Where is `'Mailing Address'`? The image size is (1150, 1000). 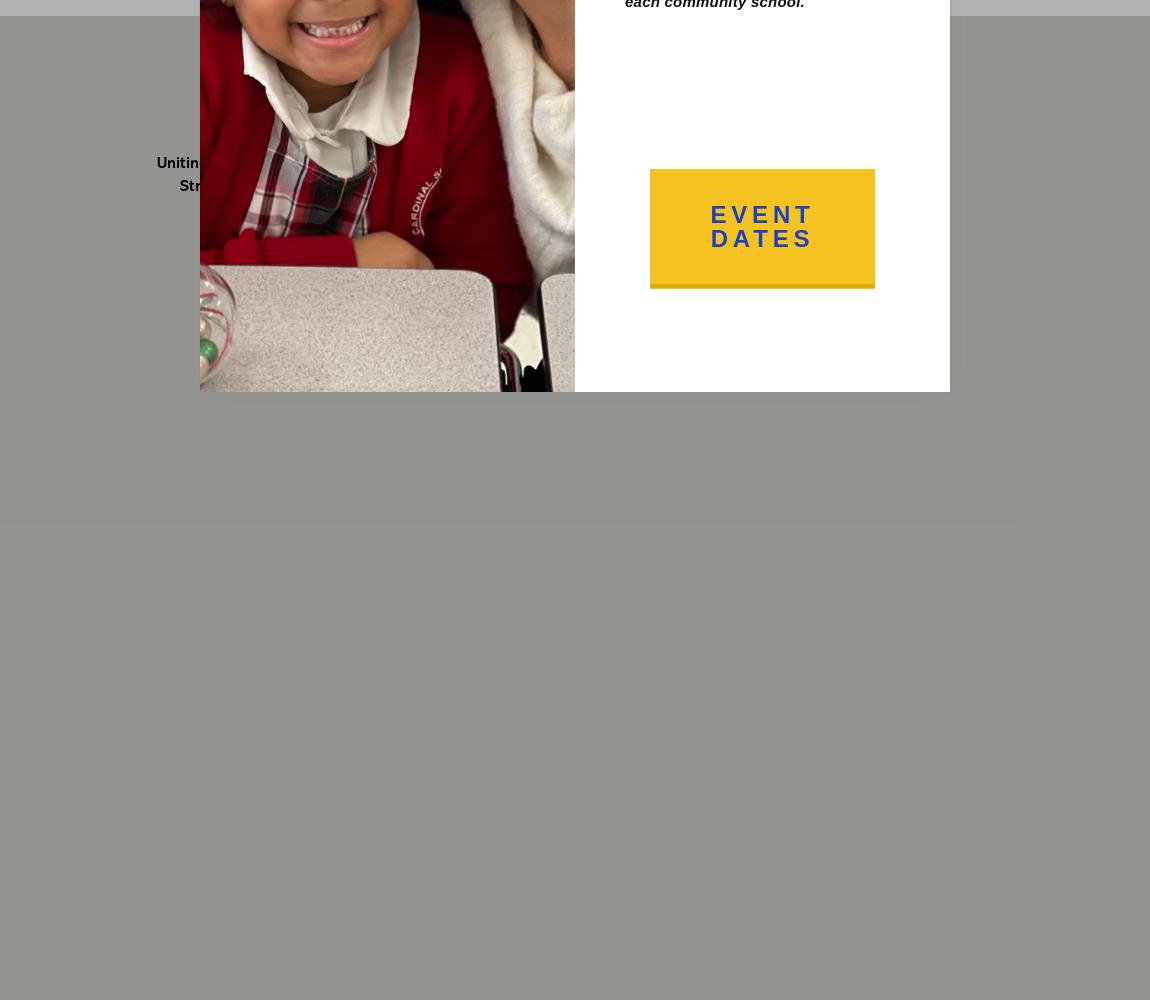 'Mailing Address' is located at coordinates (812, 125).